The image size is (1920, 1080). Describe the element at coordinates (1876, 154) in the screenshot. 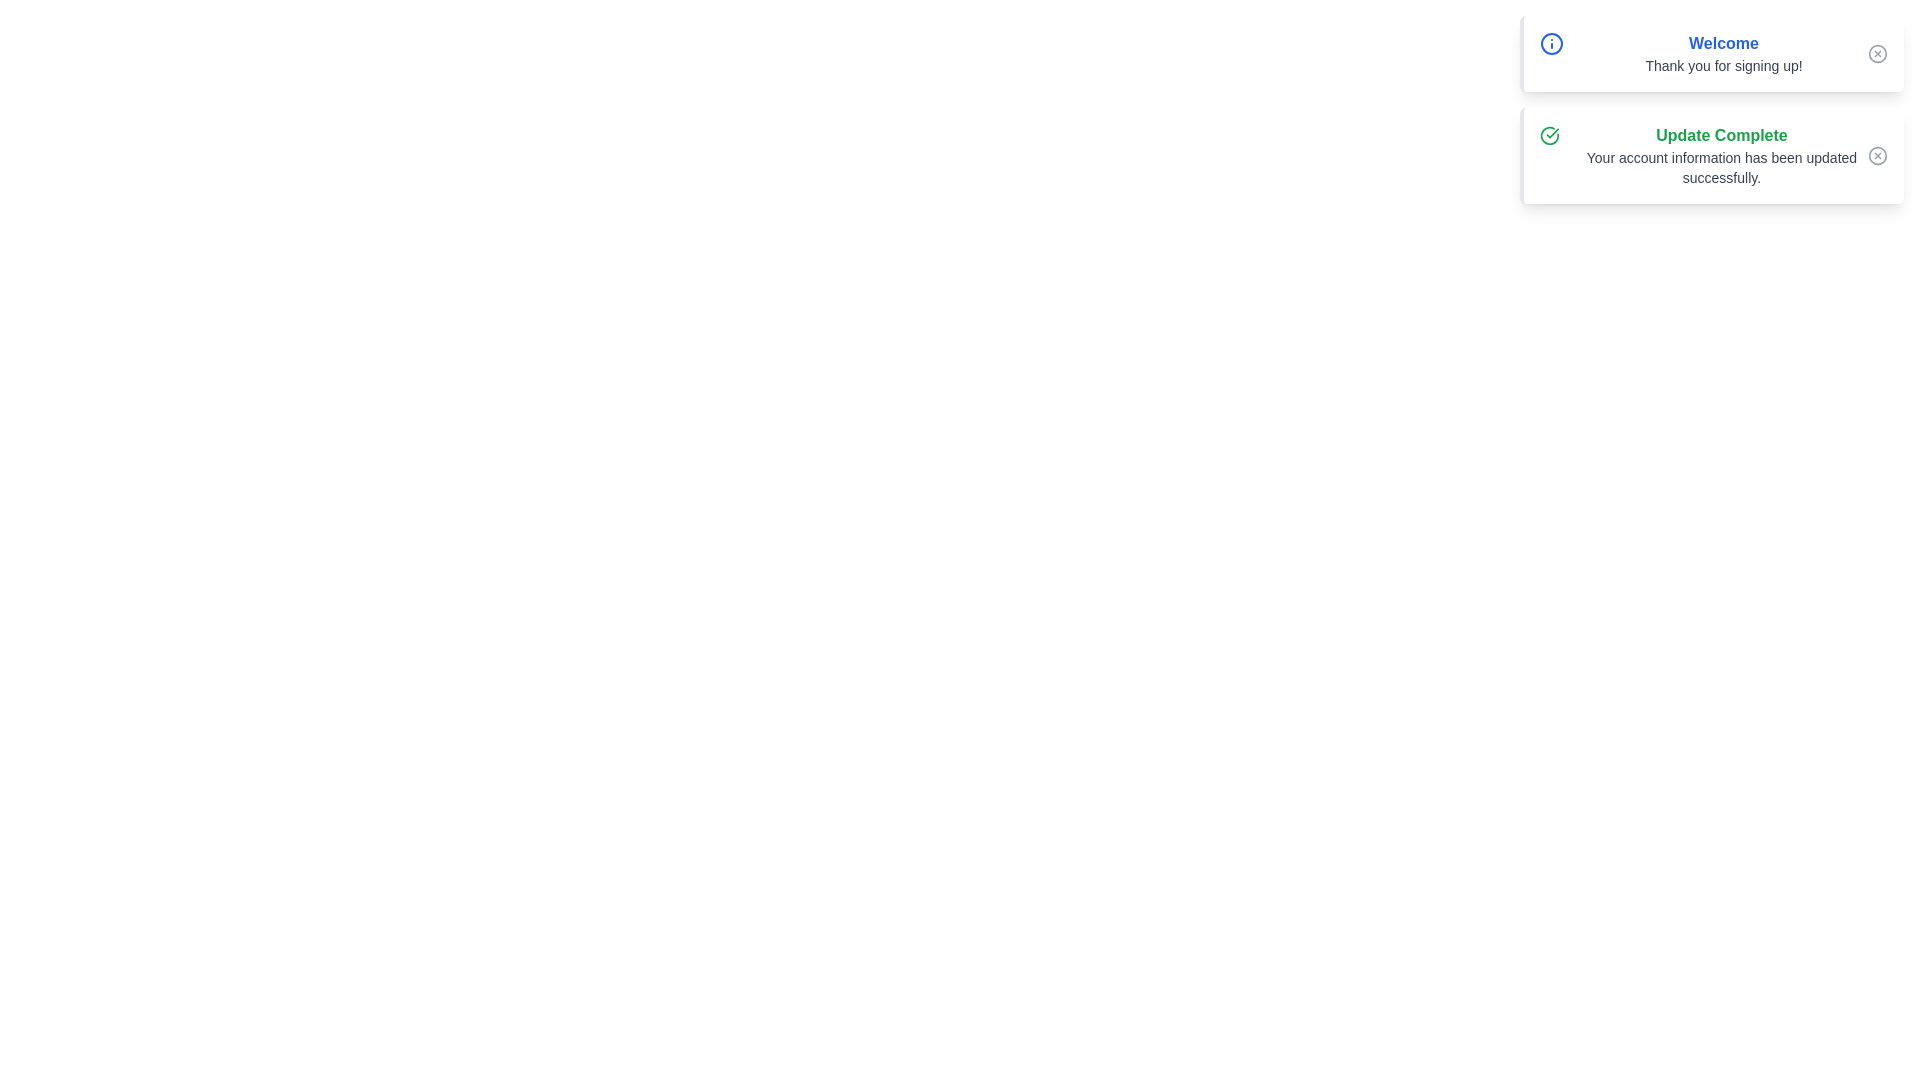

I see `the circular 'X' button located in the top-right corner of the notification card with the heading 'Update Complete'` at that location.